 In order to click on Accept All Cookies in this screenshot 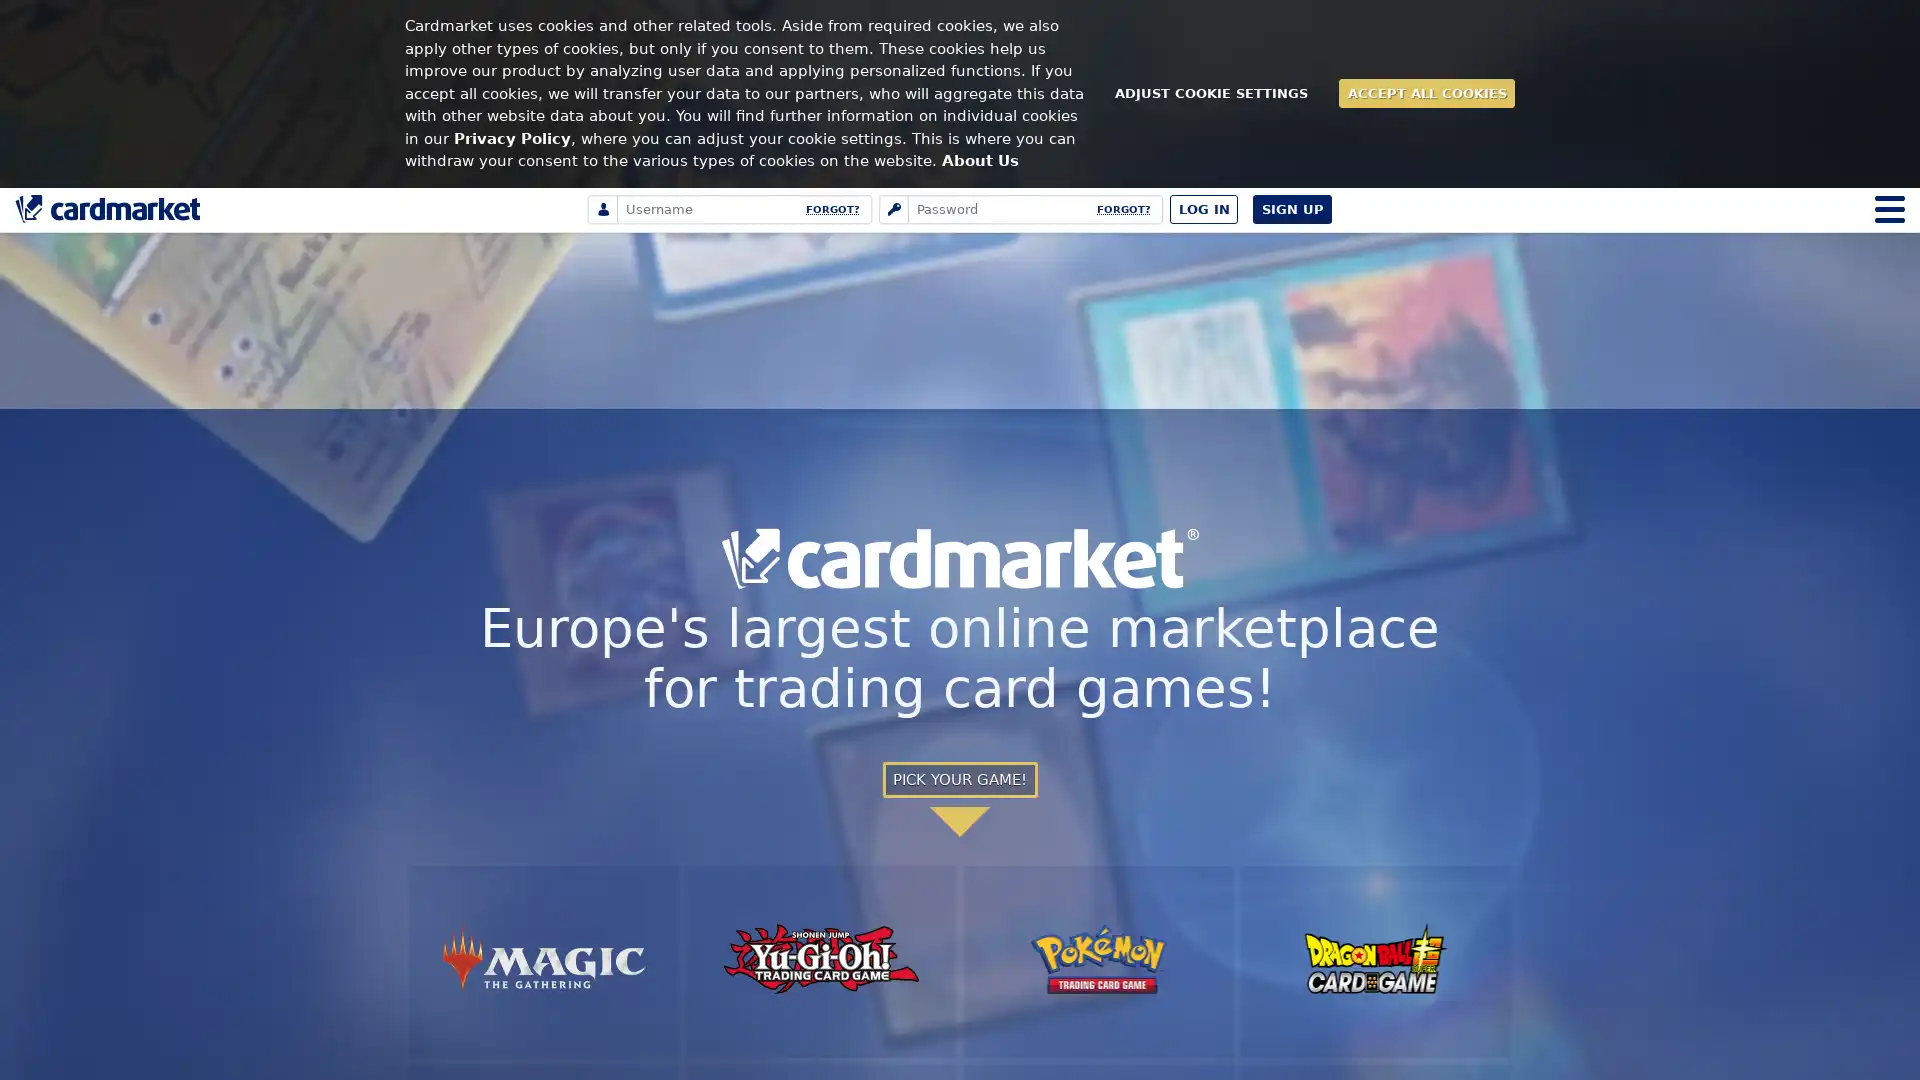, I will do `click(1425, 93)`.